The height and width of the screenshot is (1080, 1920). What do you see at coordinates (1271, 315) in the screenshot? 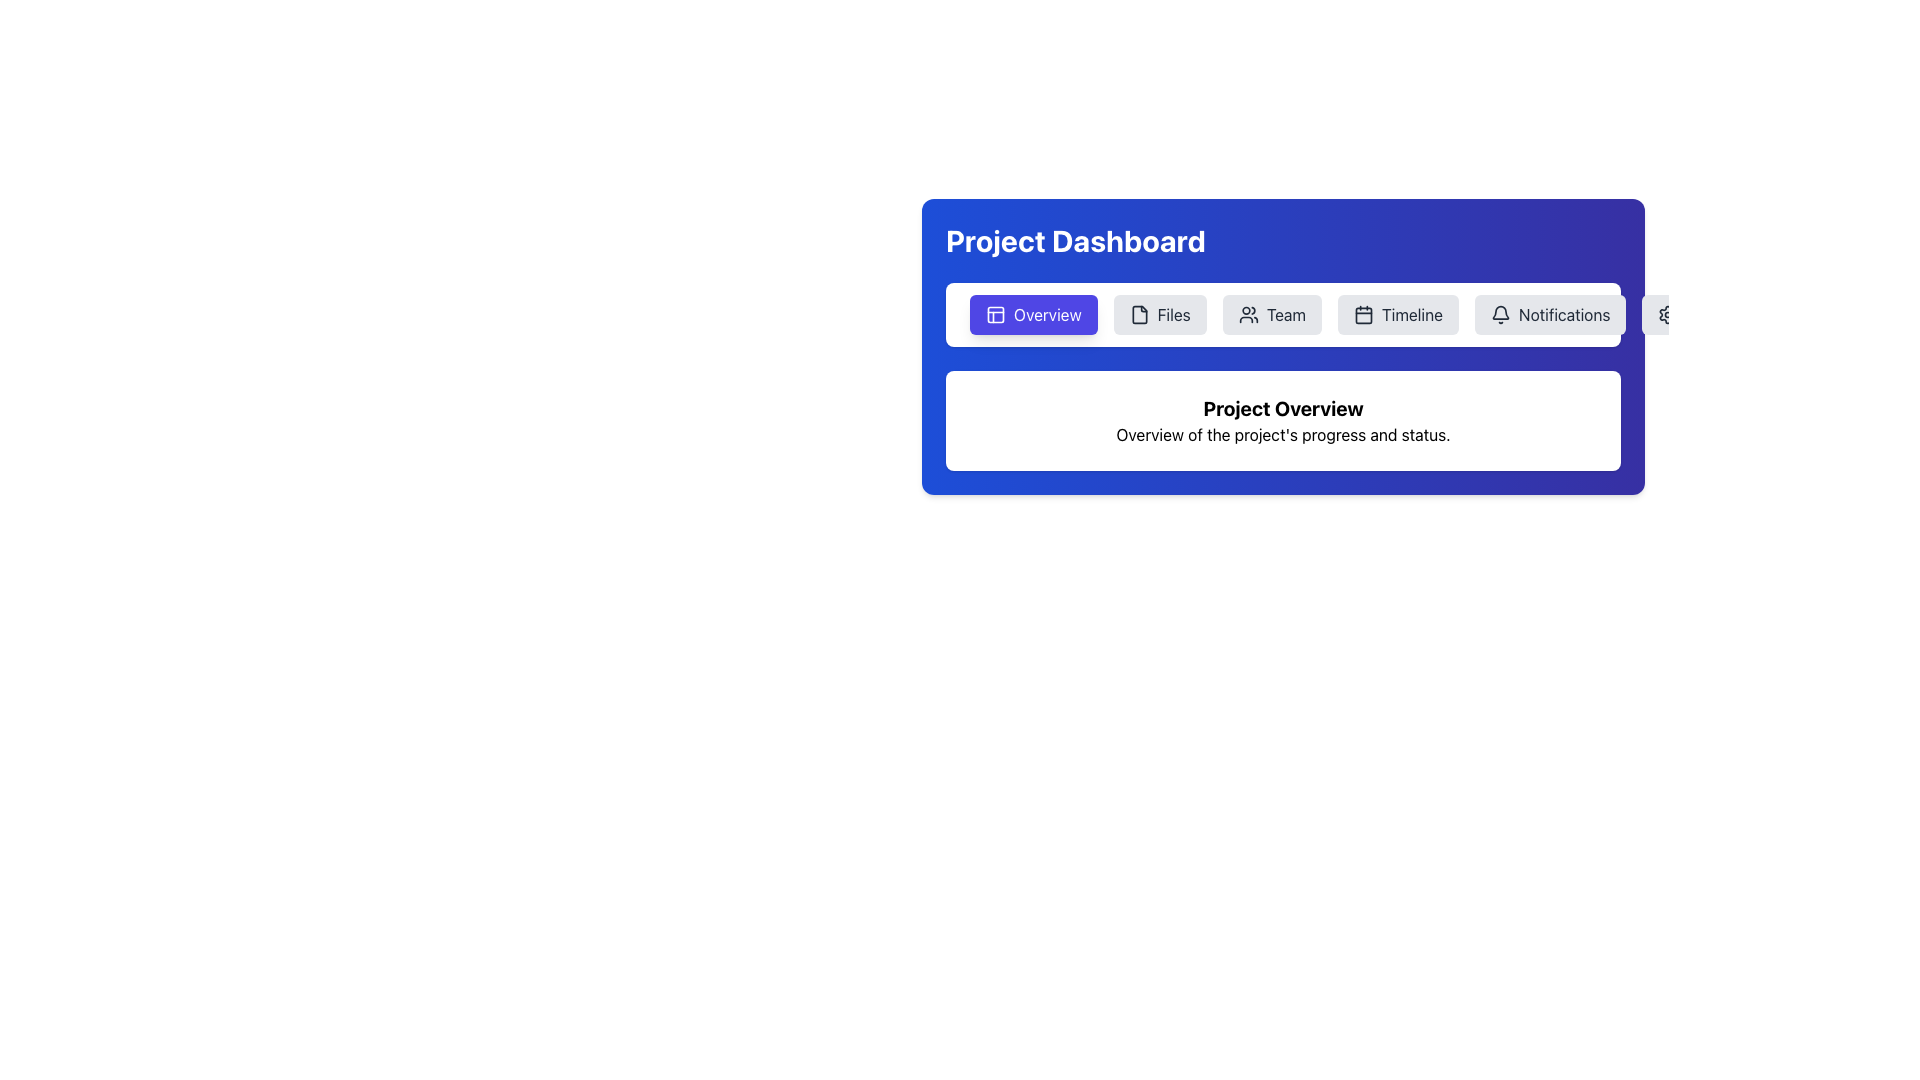
I see `the 'Team' button, which is the third button in a row of buttons between the 'Files' and 'Timeline' buttons` at bounding box center [1271, 315].